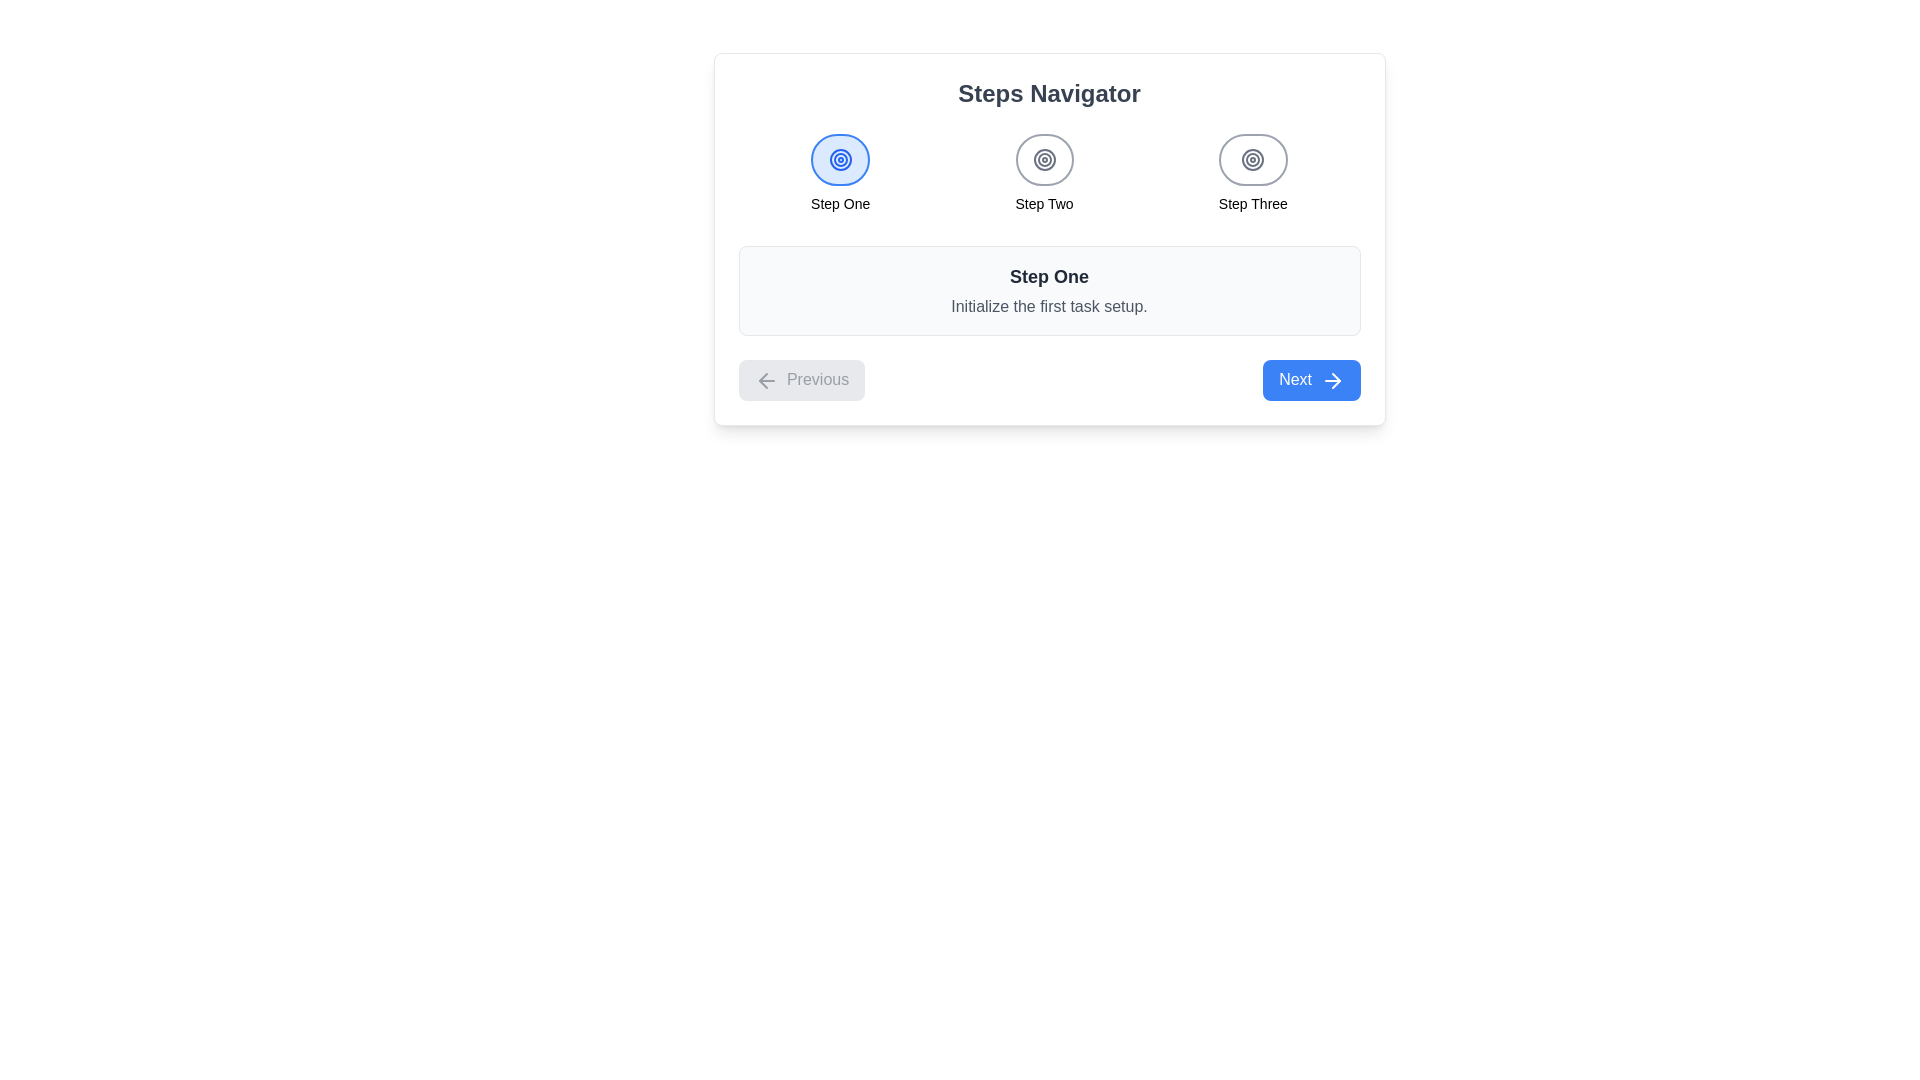  I want to click on the 'Step One' interactive icon, which is the first in a horizontal sequence of three step indicators at the top center of the interface, so click(840, 158).